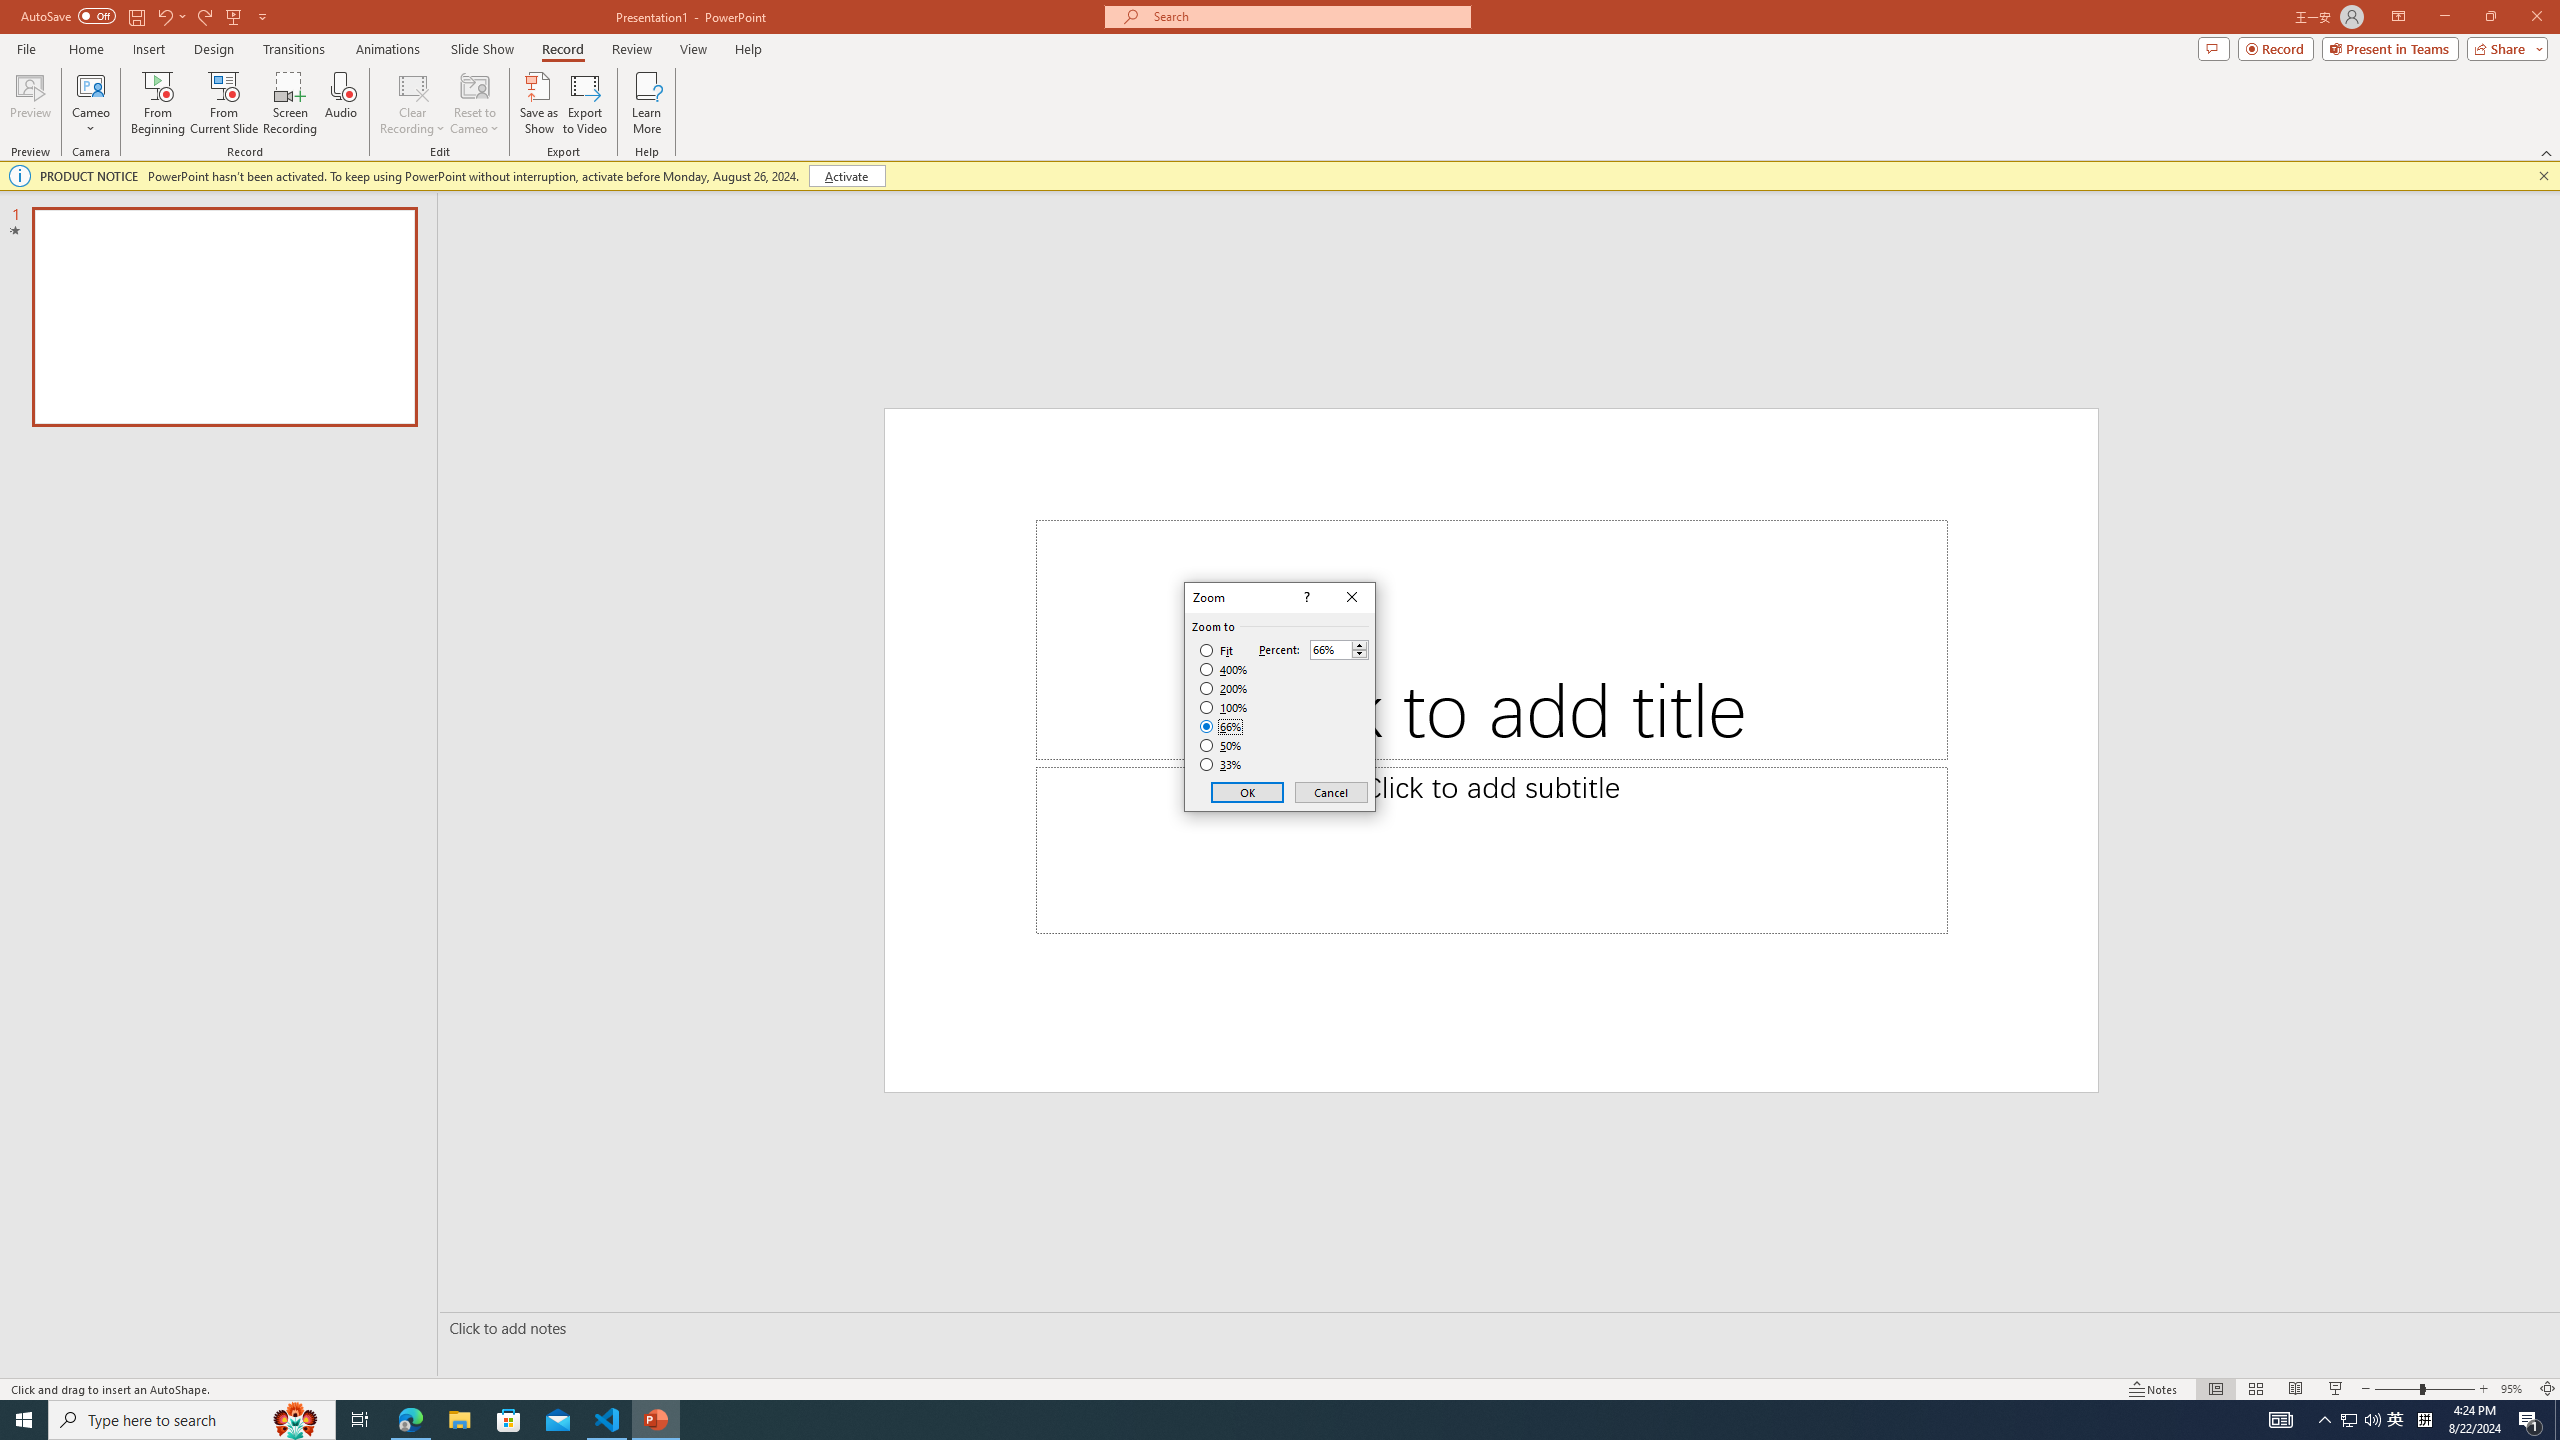 The height and width of the screenshot is (1440, 2560). Describe the element at coordinates (538, 103) in the screenshot. I see `'Save as Show'` at that location.